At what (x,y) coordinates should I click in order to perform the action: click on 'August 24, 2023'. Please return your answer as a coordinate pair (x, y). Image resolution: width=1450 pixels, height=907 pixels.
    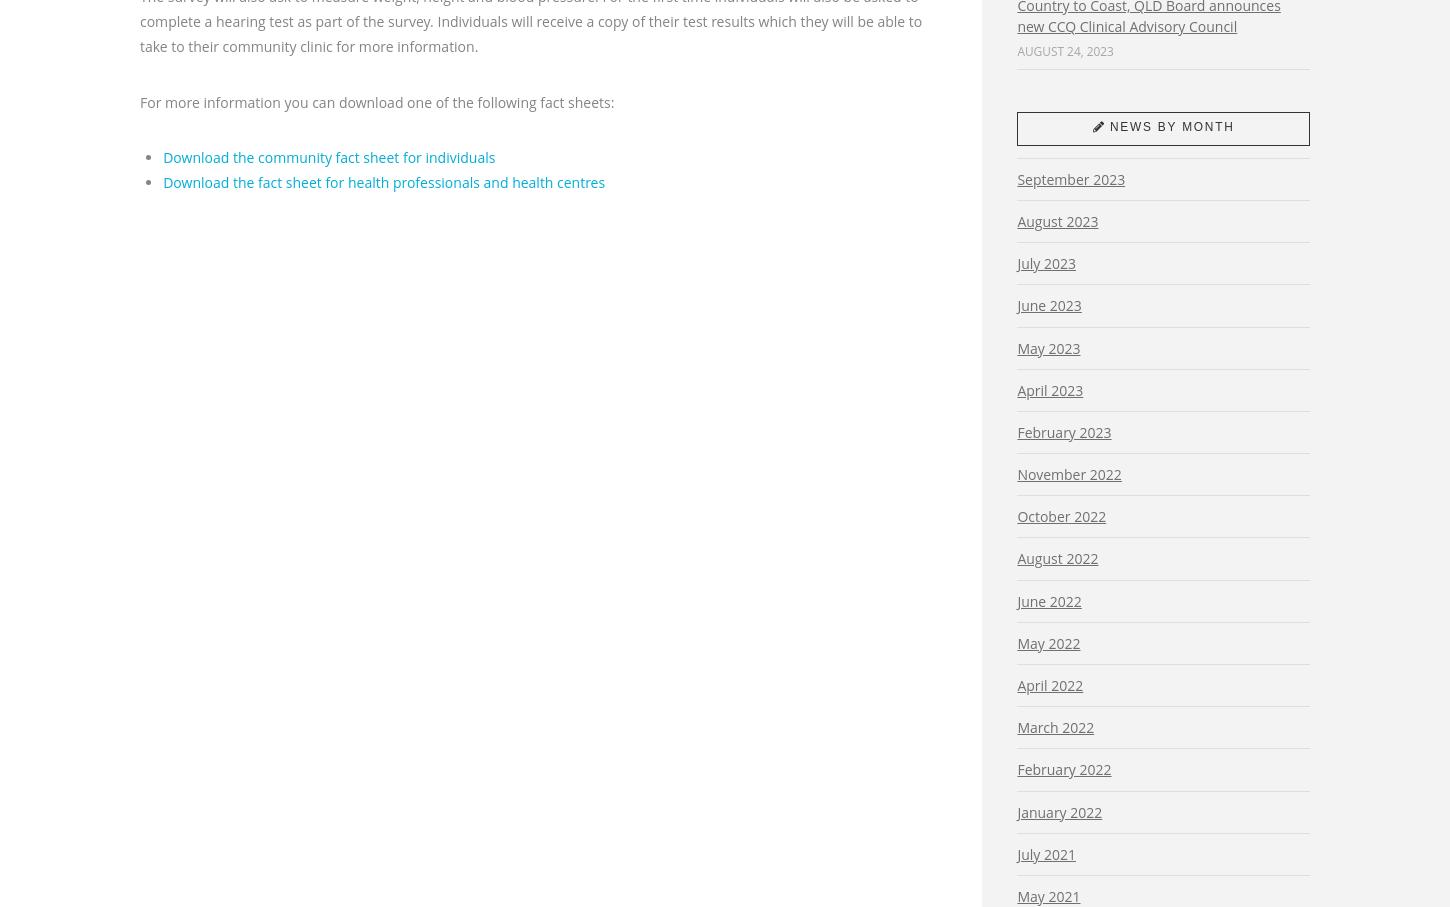
    Looking at the image, I should click on (1065, 49).